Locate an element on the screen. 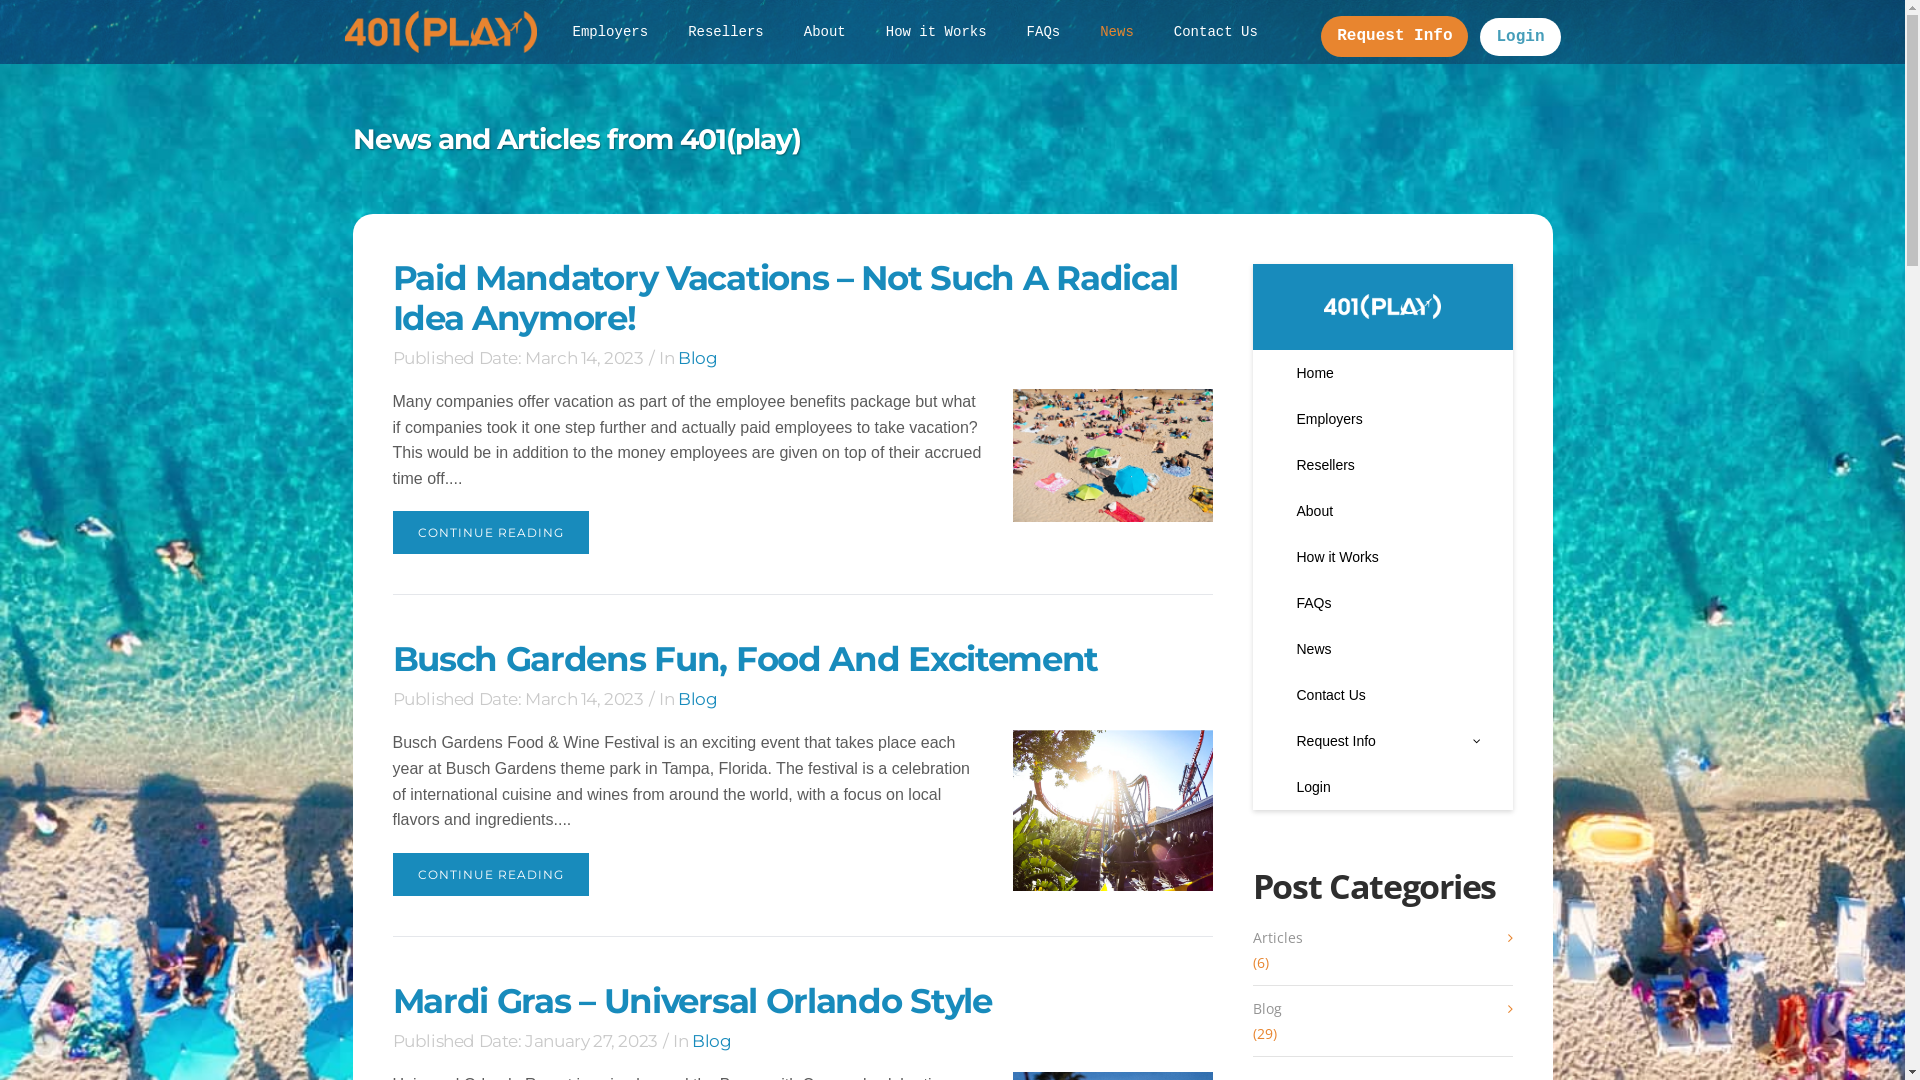 The width and height of the screenshot is (1920, 1080). 'Blog' is located at coordinates (697, 357).